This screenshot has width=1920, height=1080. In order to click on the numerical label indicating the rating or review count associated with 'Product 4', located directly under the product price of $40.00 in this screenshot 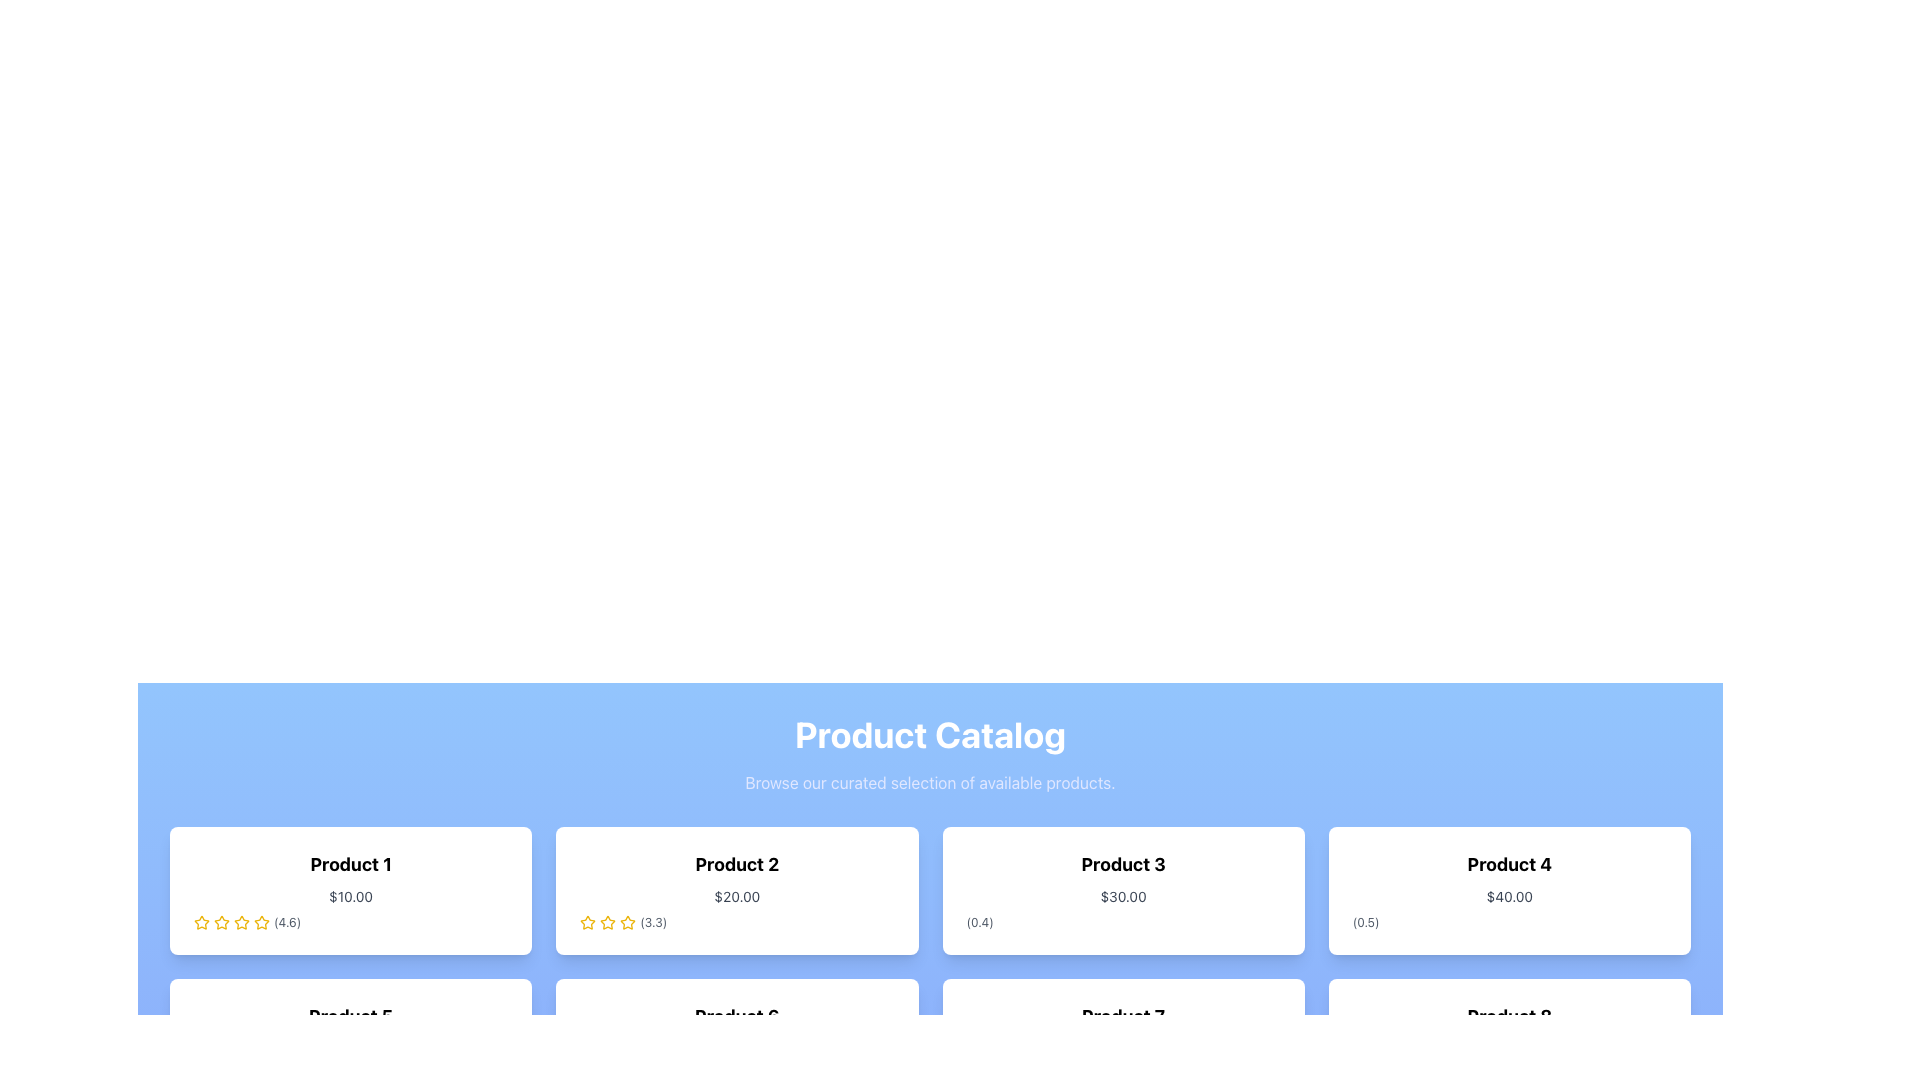, I will do `click(1365, 922)`.